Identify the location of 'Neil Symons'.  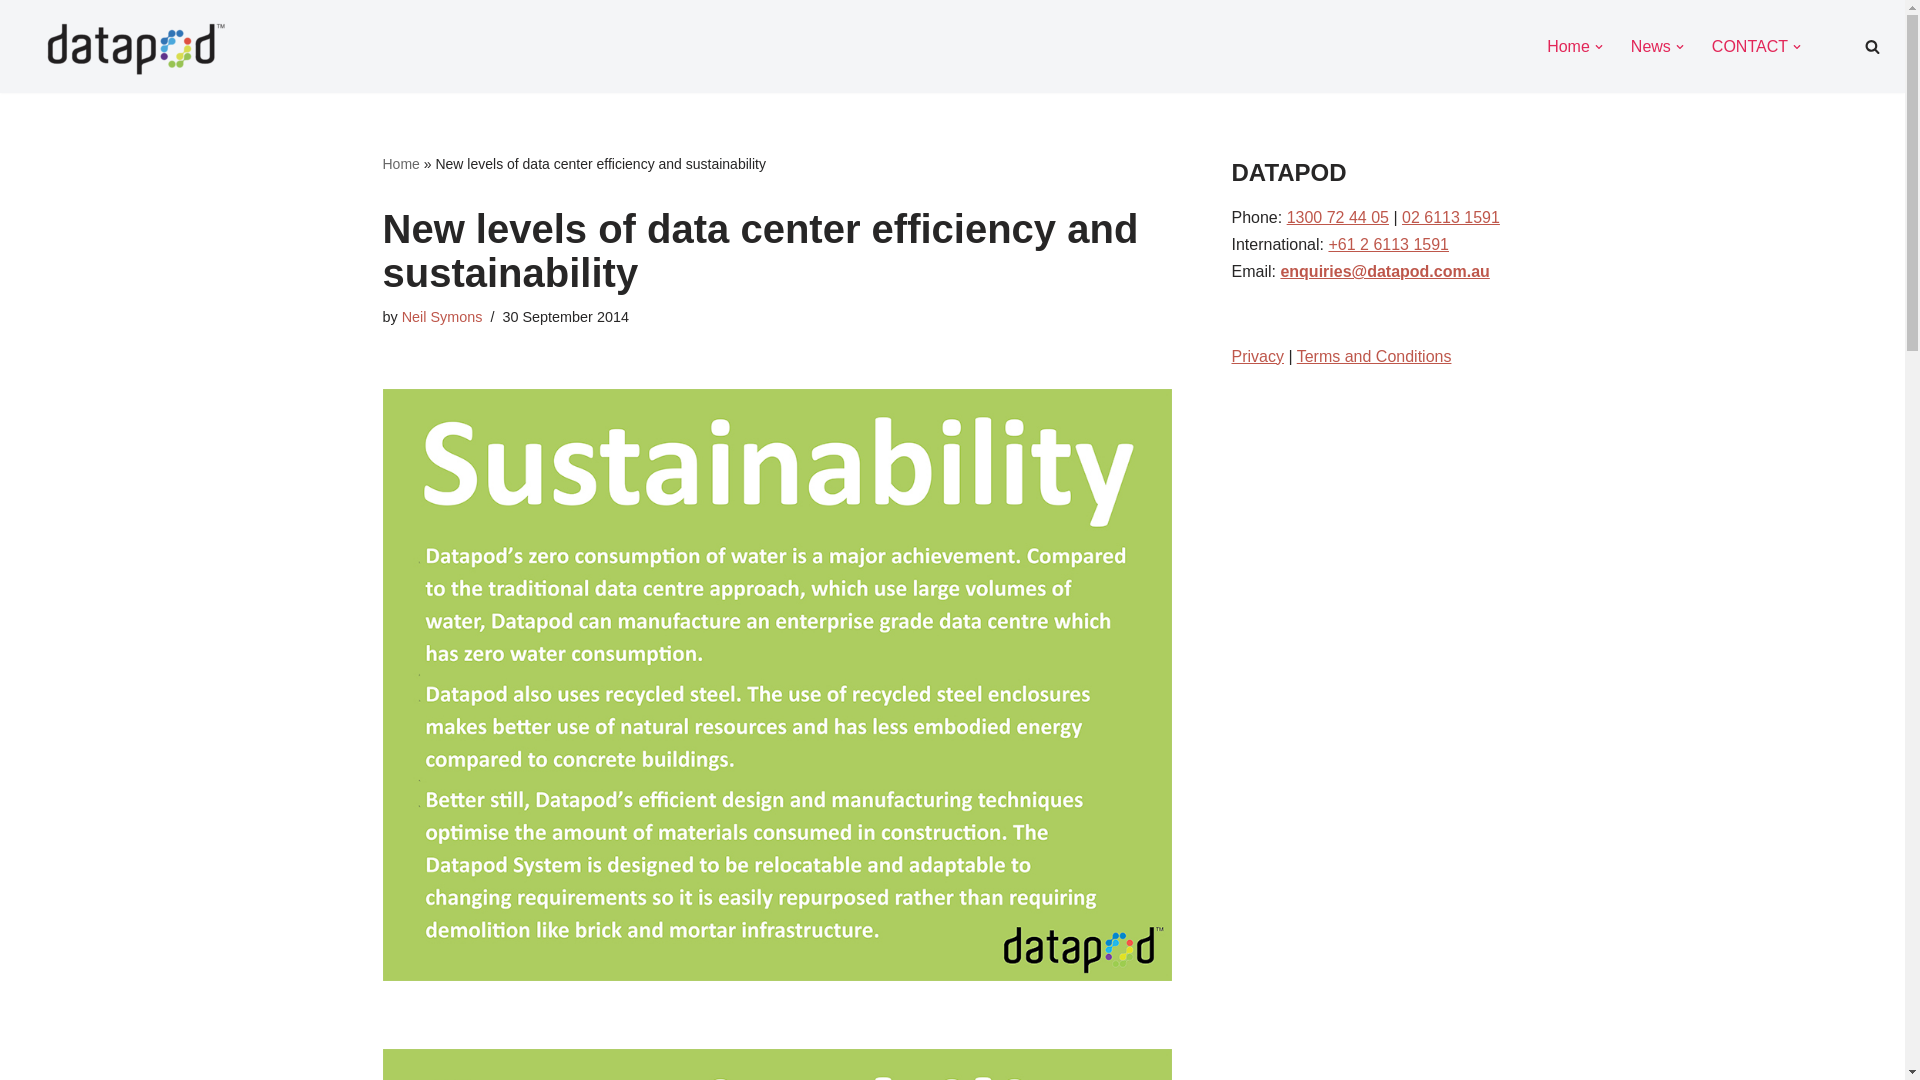
(441, 315).